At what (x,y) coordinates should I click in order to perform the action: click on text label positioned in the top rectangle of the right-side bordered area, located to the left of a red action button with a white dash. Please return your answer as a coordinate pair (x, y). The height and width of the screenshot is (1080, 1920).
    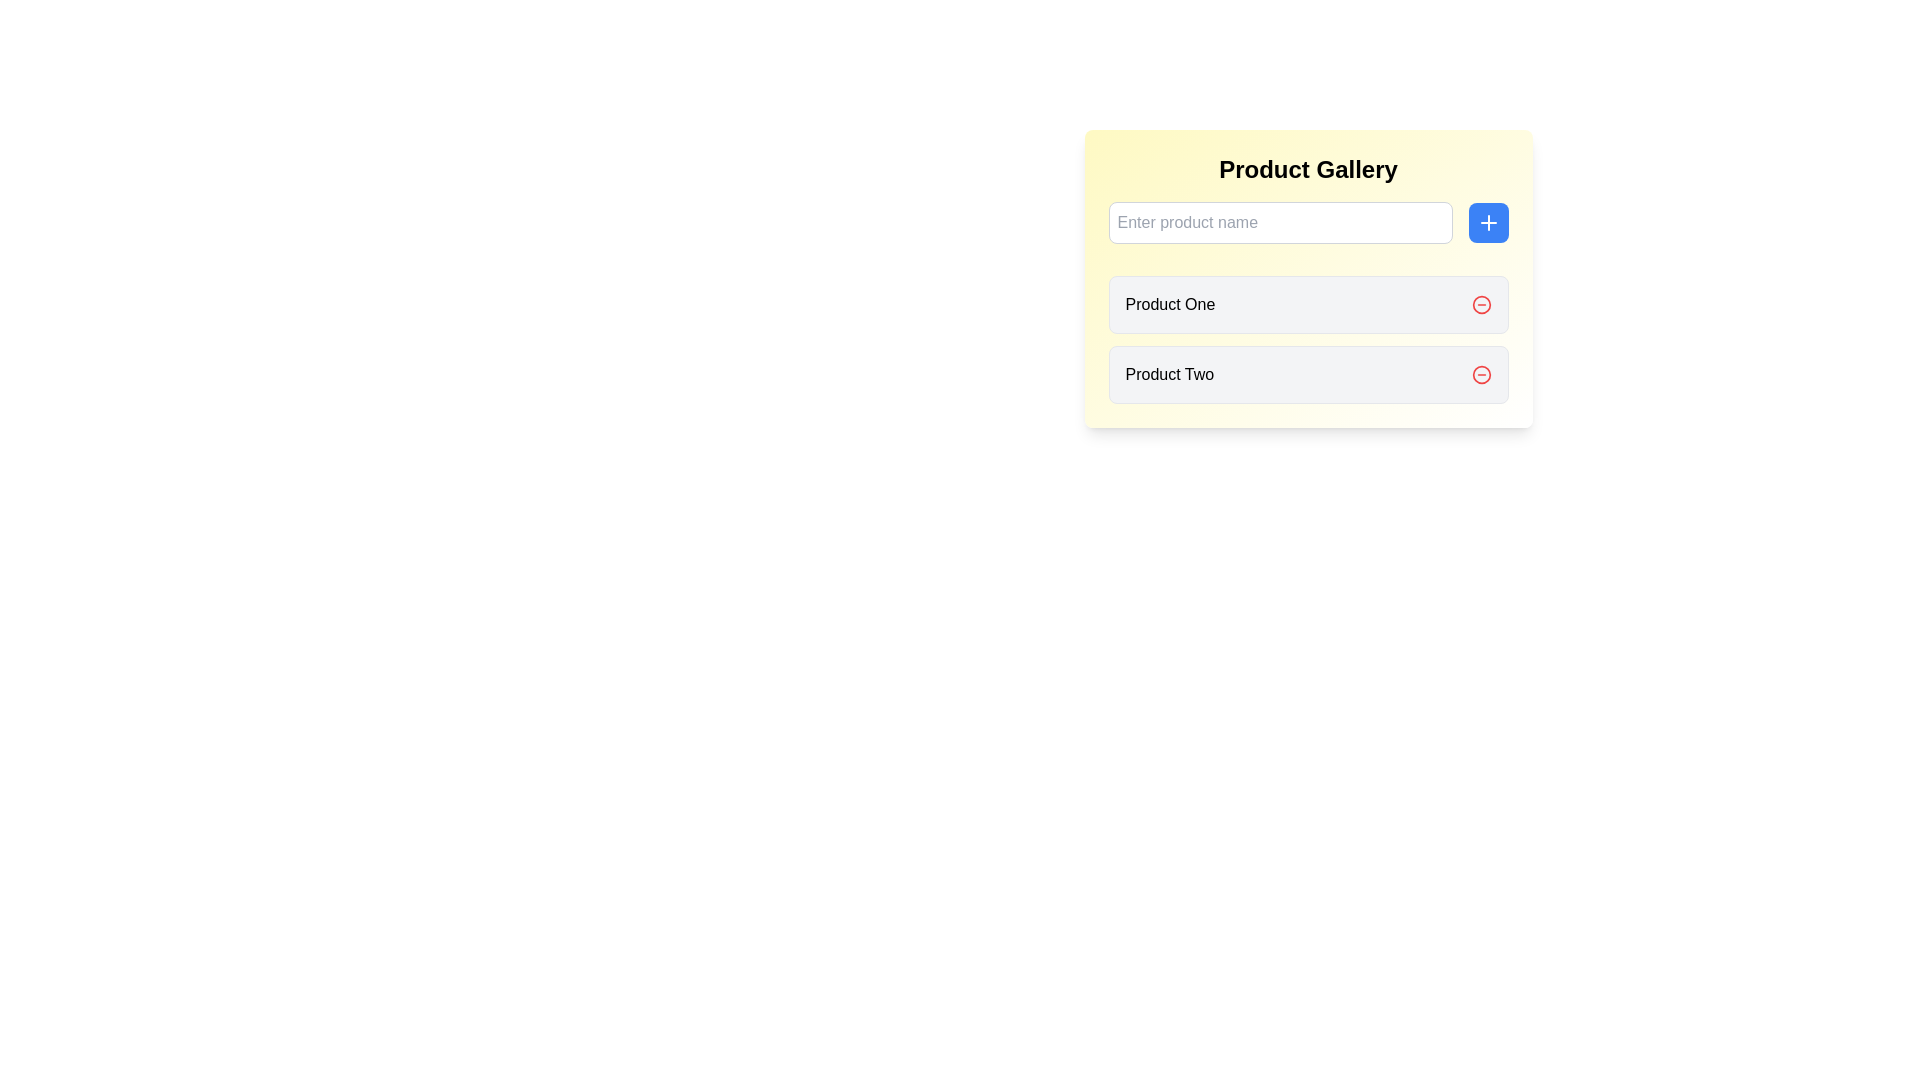
    Looking at the image, I should click on (1170, 304).